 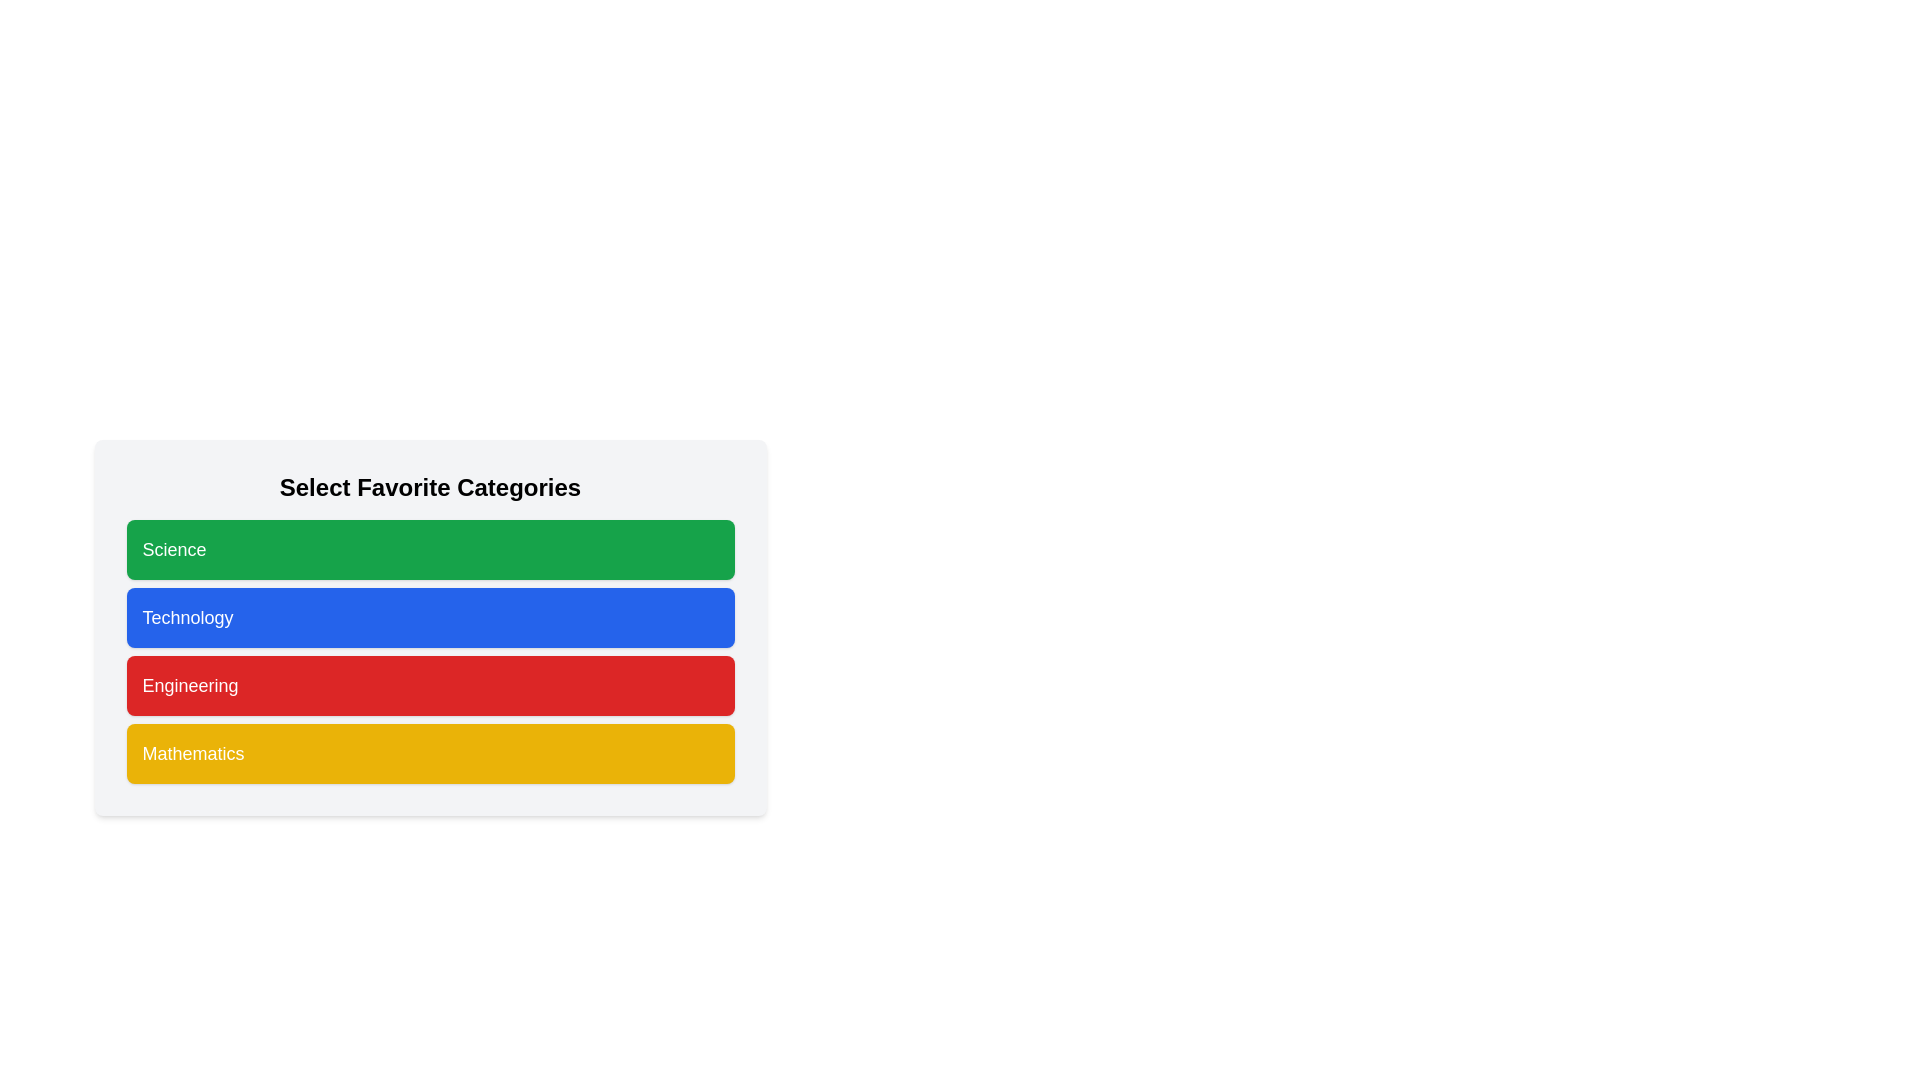 What do you see at coordinates (429, 627) in the screenshot?
I see `the 'Technology' category button, which is the second button in a vertical list of four categories, to observe styling changes` at bounding box center [429, 627].